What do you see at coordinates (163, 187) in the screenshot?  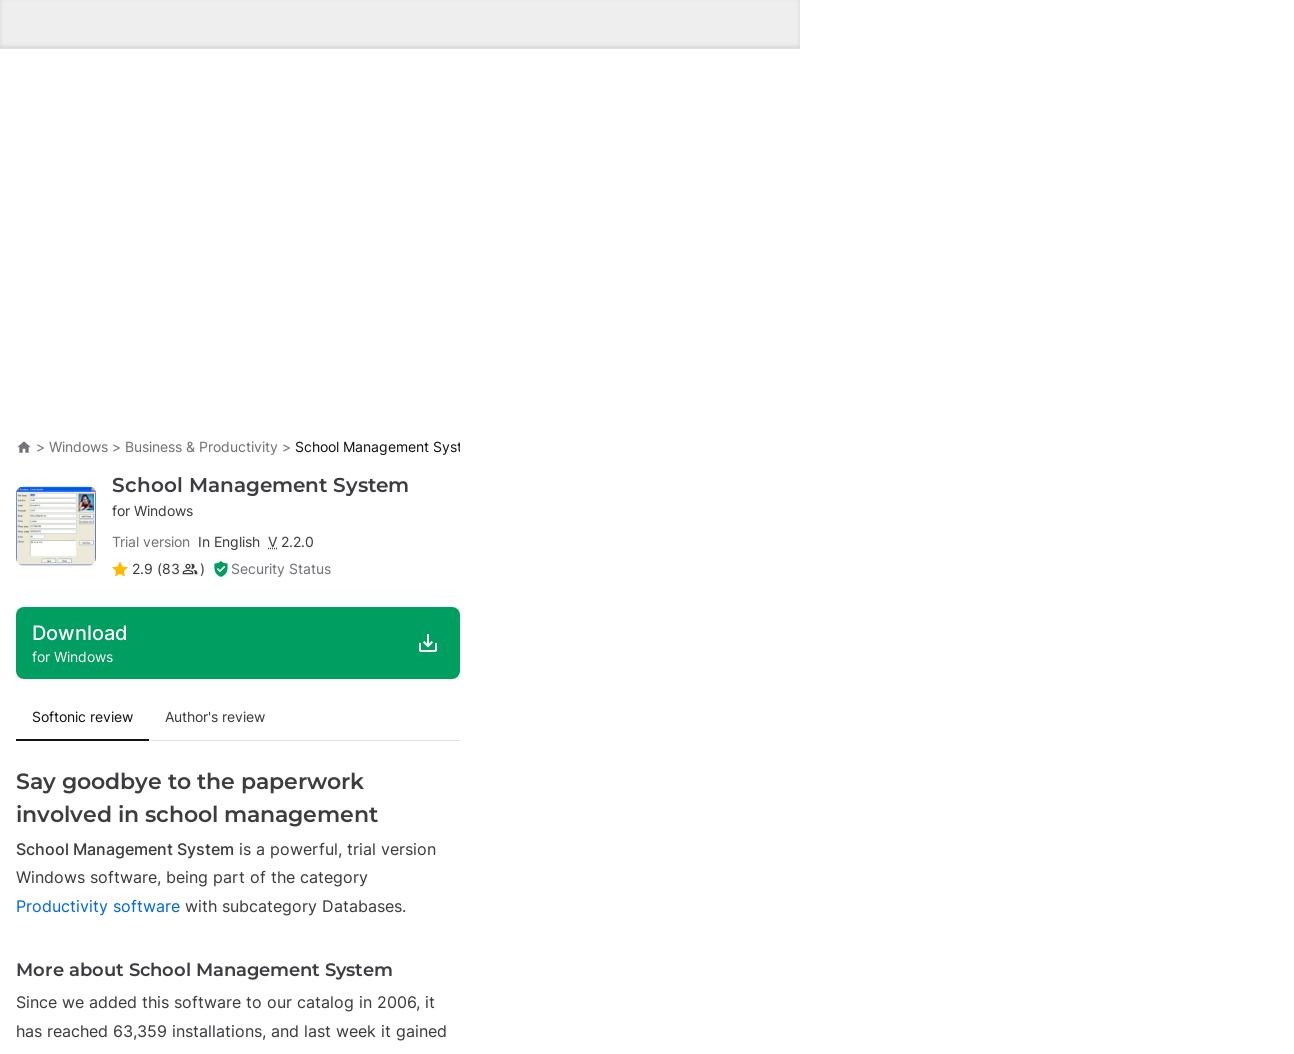 I see `'One Calendar'` at bounding box center [163, 187].